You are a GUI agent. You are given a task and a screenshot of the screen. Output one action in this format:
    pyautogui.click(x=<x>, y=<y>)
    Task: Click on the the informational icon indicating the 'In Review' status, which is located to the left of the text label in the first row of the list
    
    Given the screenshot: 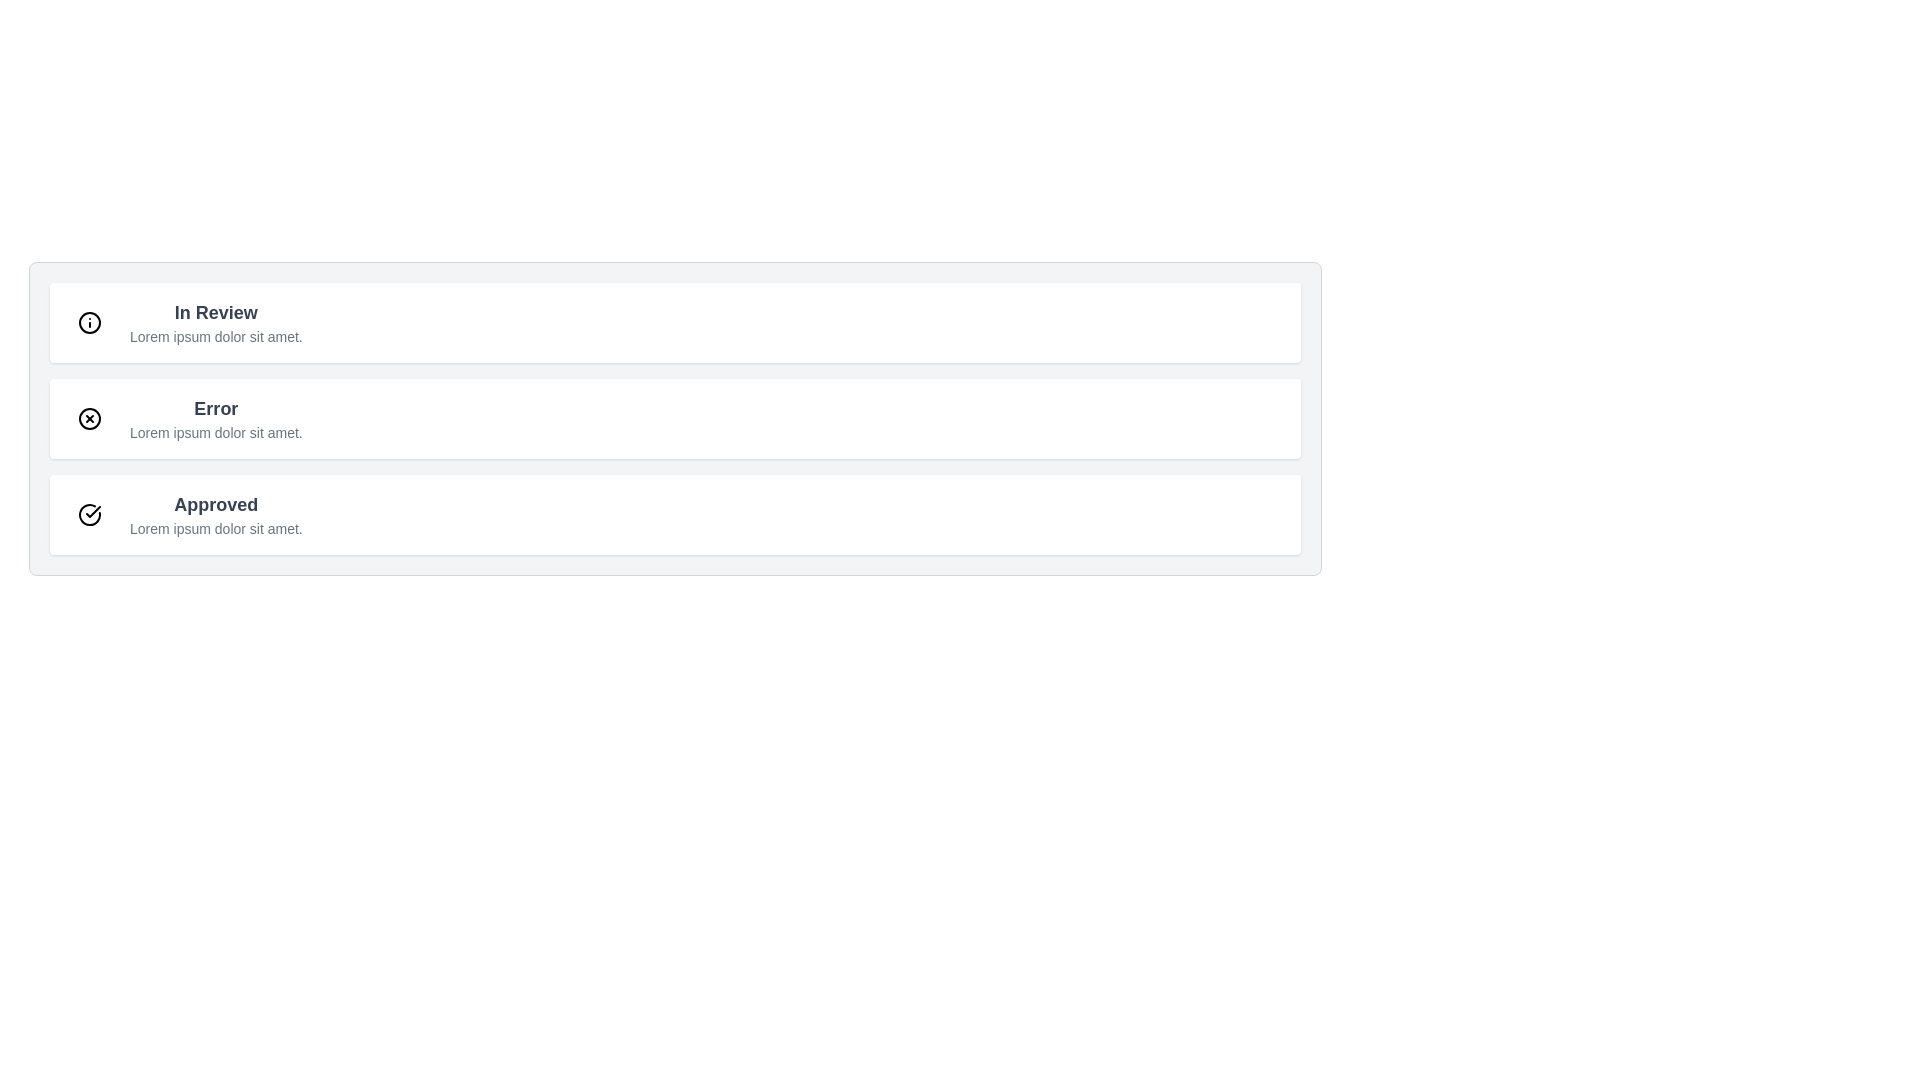 What is the action you would take?
    pyautogui.click(x=89, y=322)
    